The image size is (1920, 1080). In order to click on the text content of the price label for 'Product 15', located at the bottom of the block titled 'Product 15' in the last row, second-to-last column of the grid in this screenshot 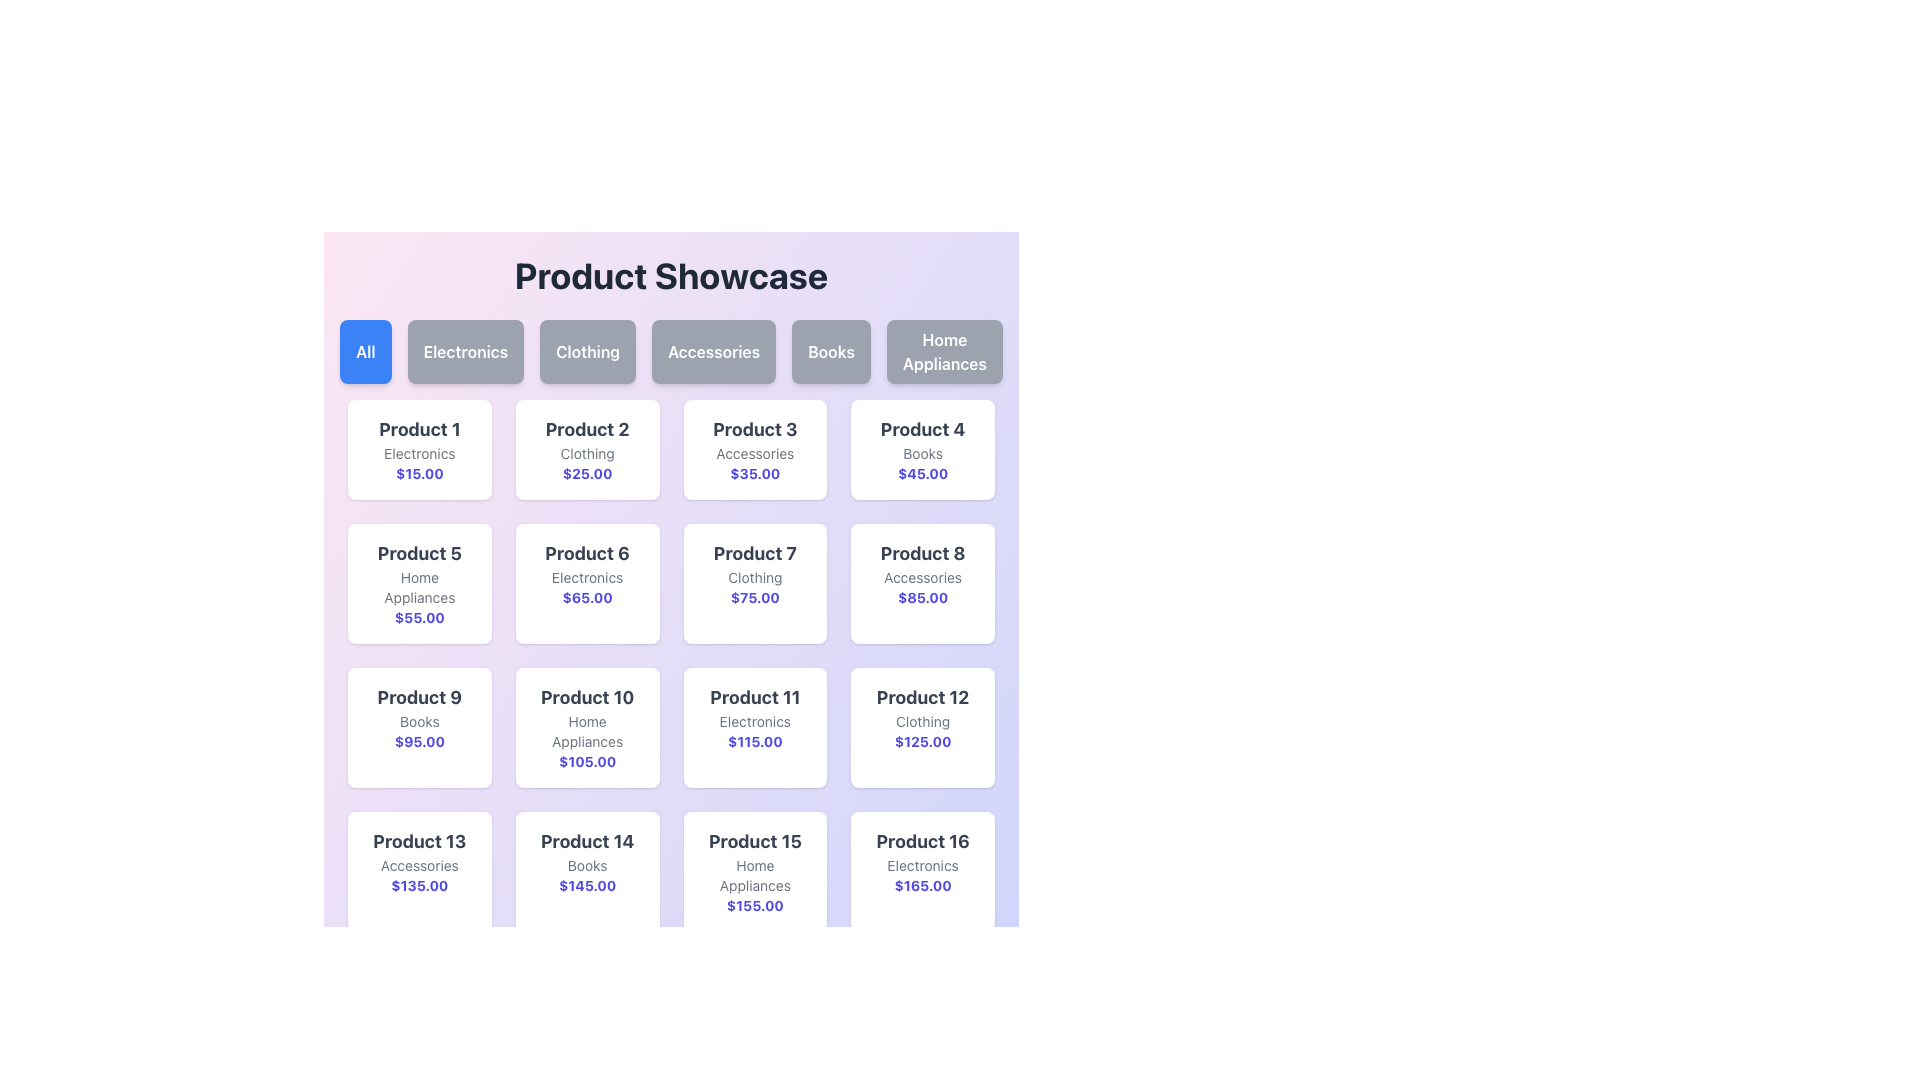, I will do `click(754, 906)`.